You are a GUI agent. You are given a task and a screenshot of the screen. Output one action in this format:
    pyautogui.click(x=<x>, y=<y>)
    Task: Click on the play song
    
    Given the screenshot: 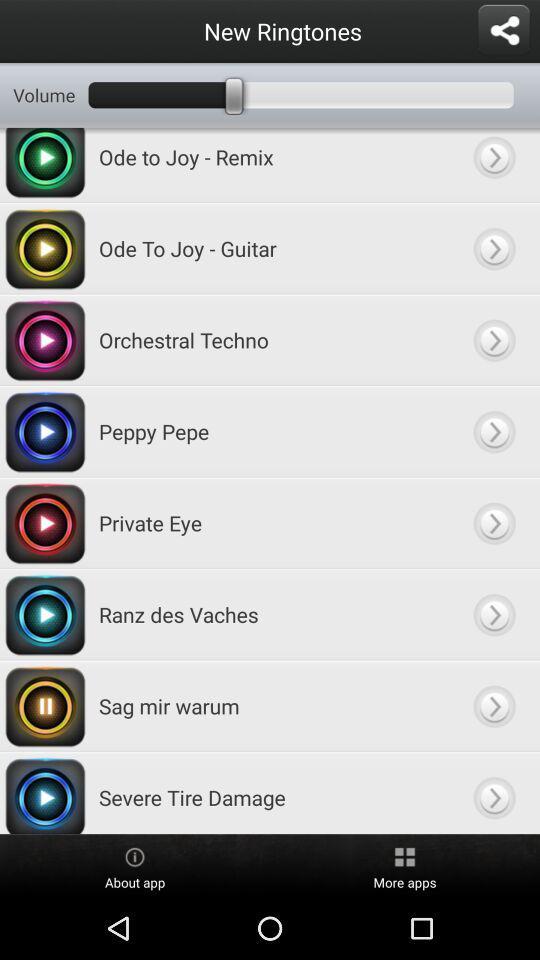 What is the action you would take?
    pyautogui.click(x=493, y=613)
    